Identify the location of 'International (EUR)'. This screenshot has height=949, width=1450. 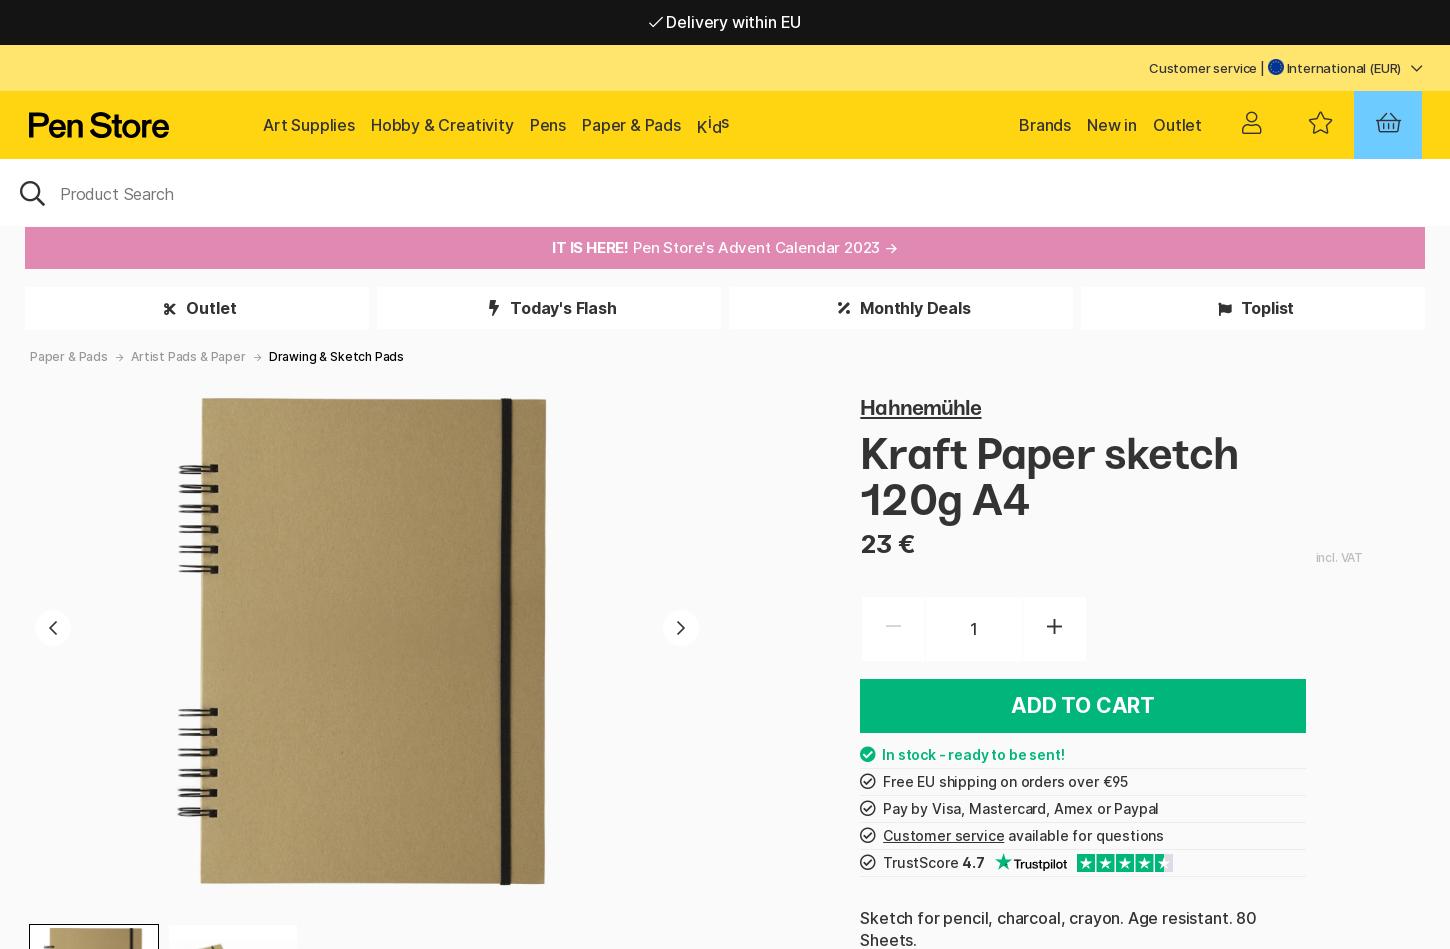
(1282, 68).